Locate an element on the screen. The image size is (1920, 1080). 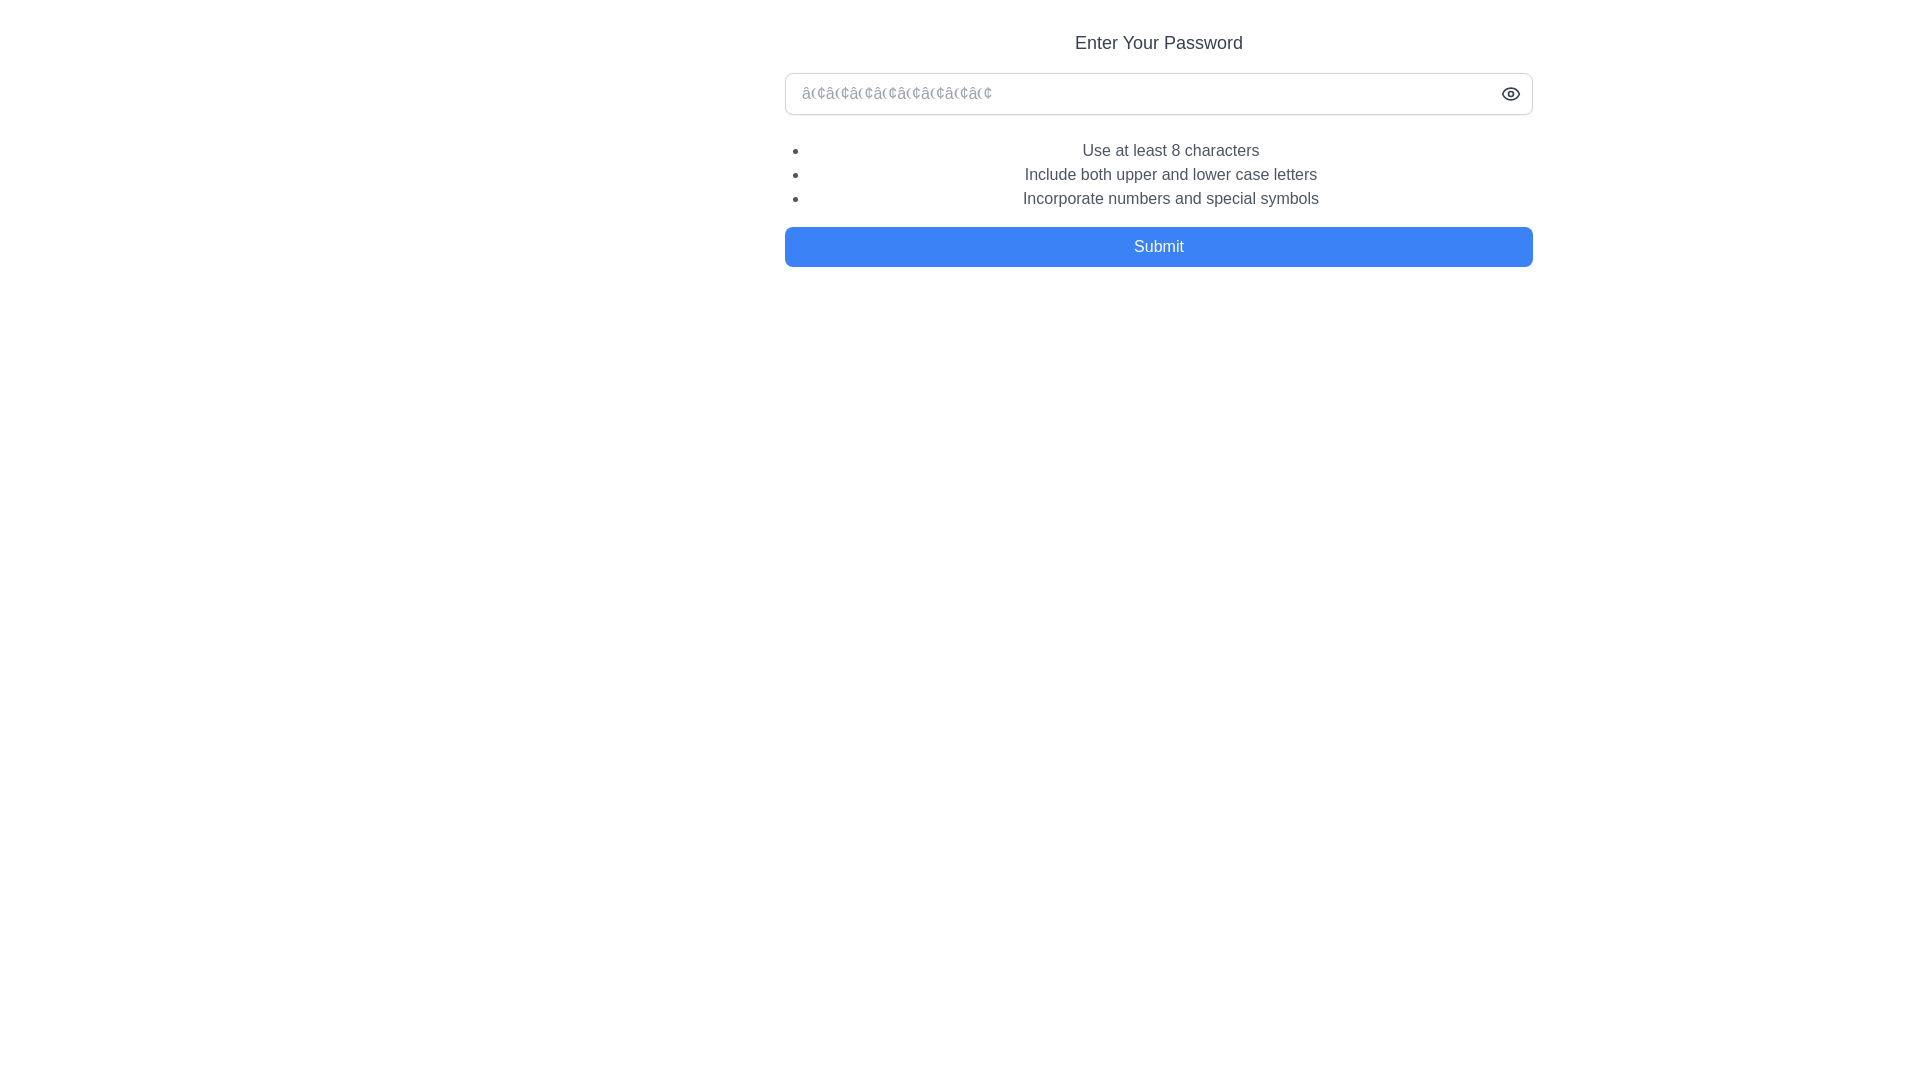
the text element that reads 'Incorporate numbers and special symbols', which is the third bullet point in a list of instructions below the password entry field is located at coordinates (1171, 199).